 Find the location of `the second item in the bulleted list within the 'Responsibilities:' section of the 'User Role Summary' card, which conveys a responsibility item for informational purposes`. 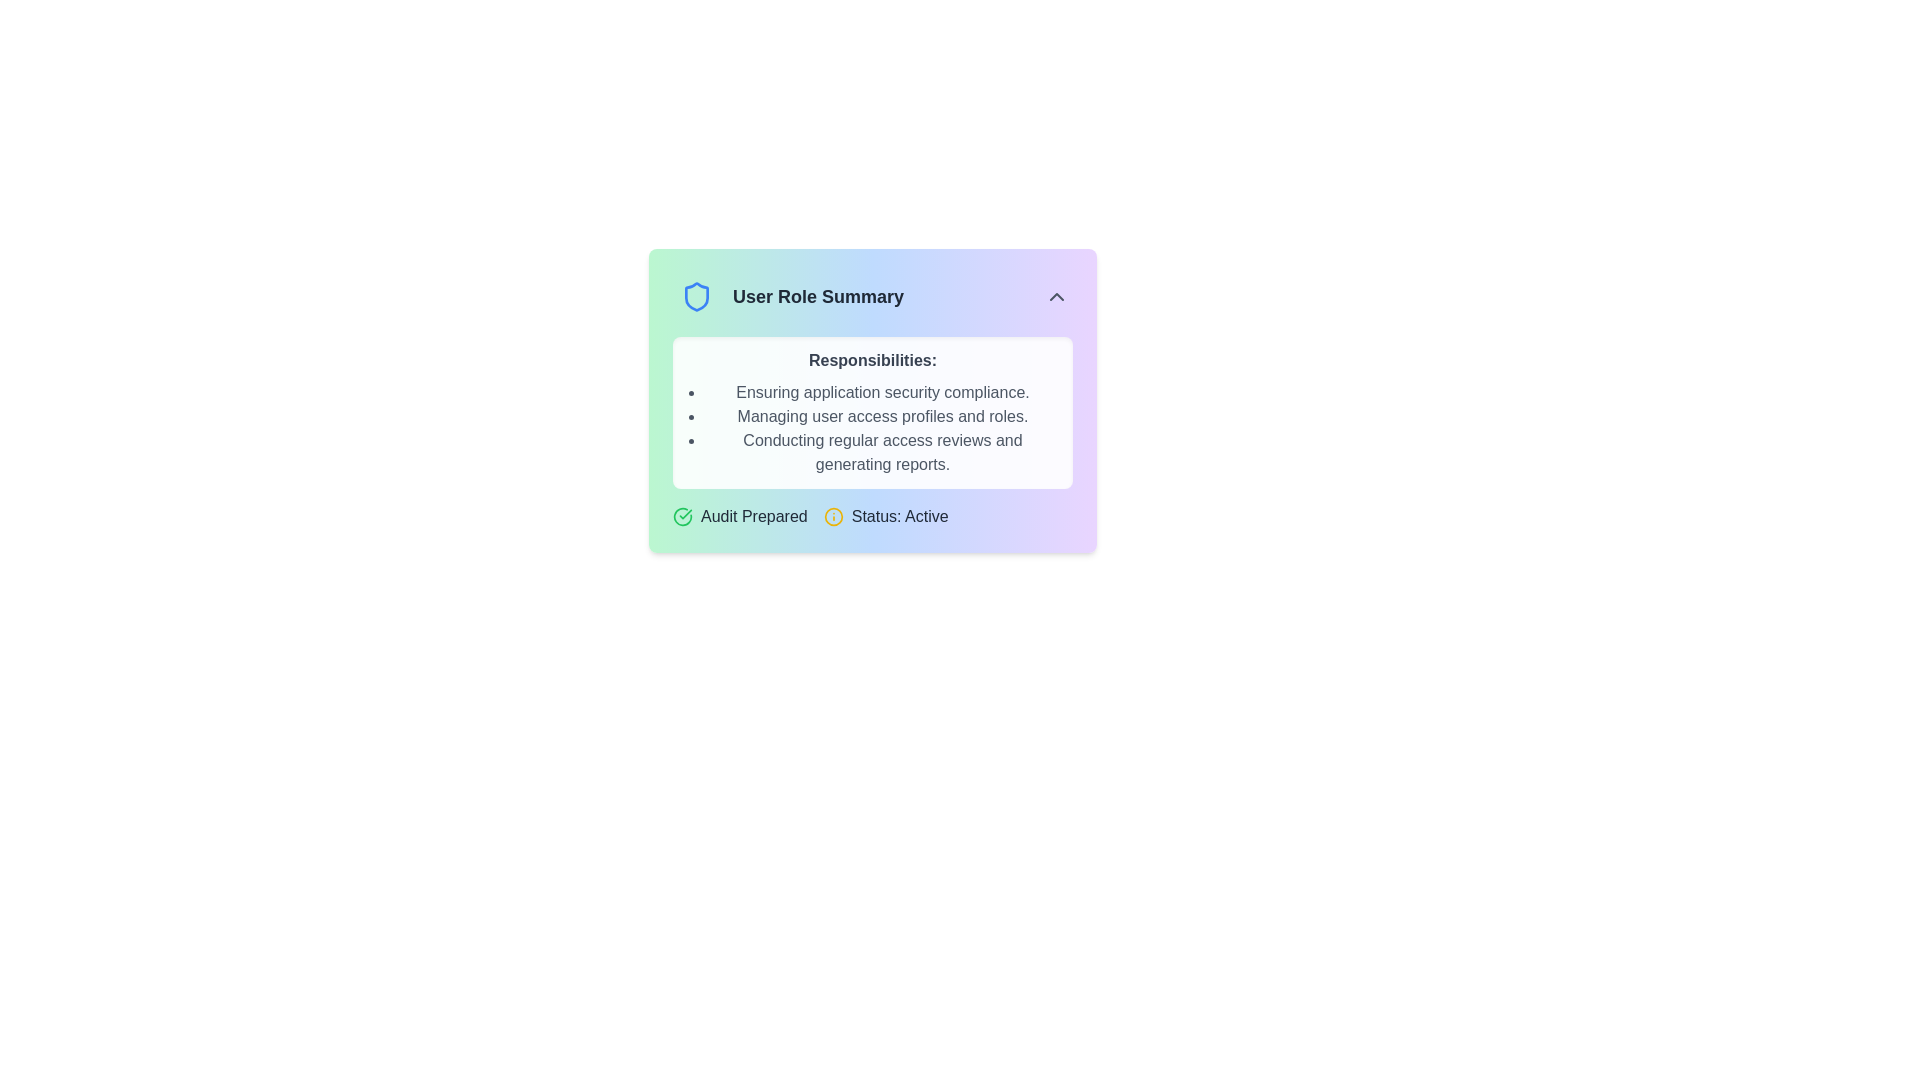

the second item in the bulleted list within the 'Responsibilities:' section of the 'User Role Summary' card, which conveys a responsibility item for informational purposes is located at coordinates (882, 415).